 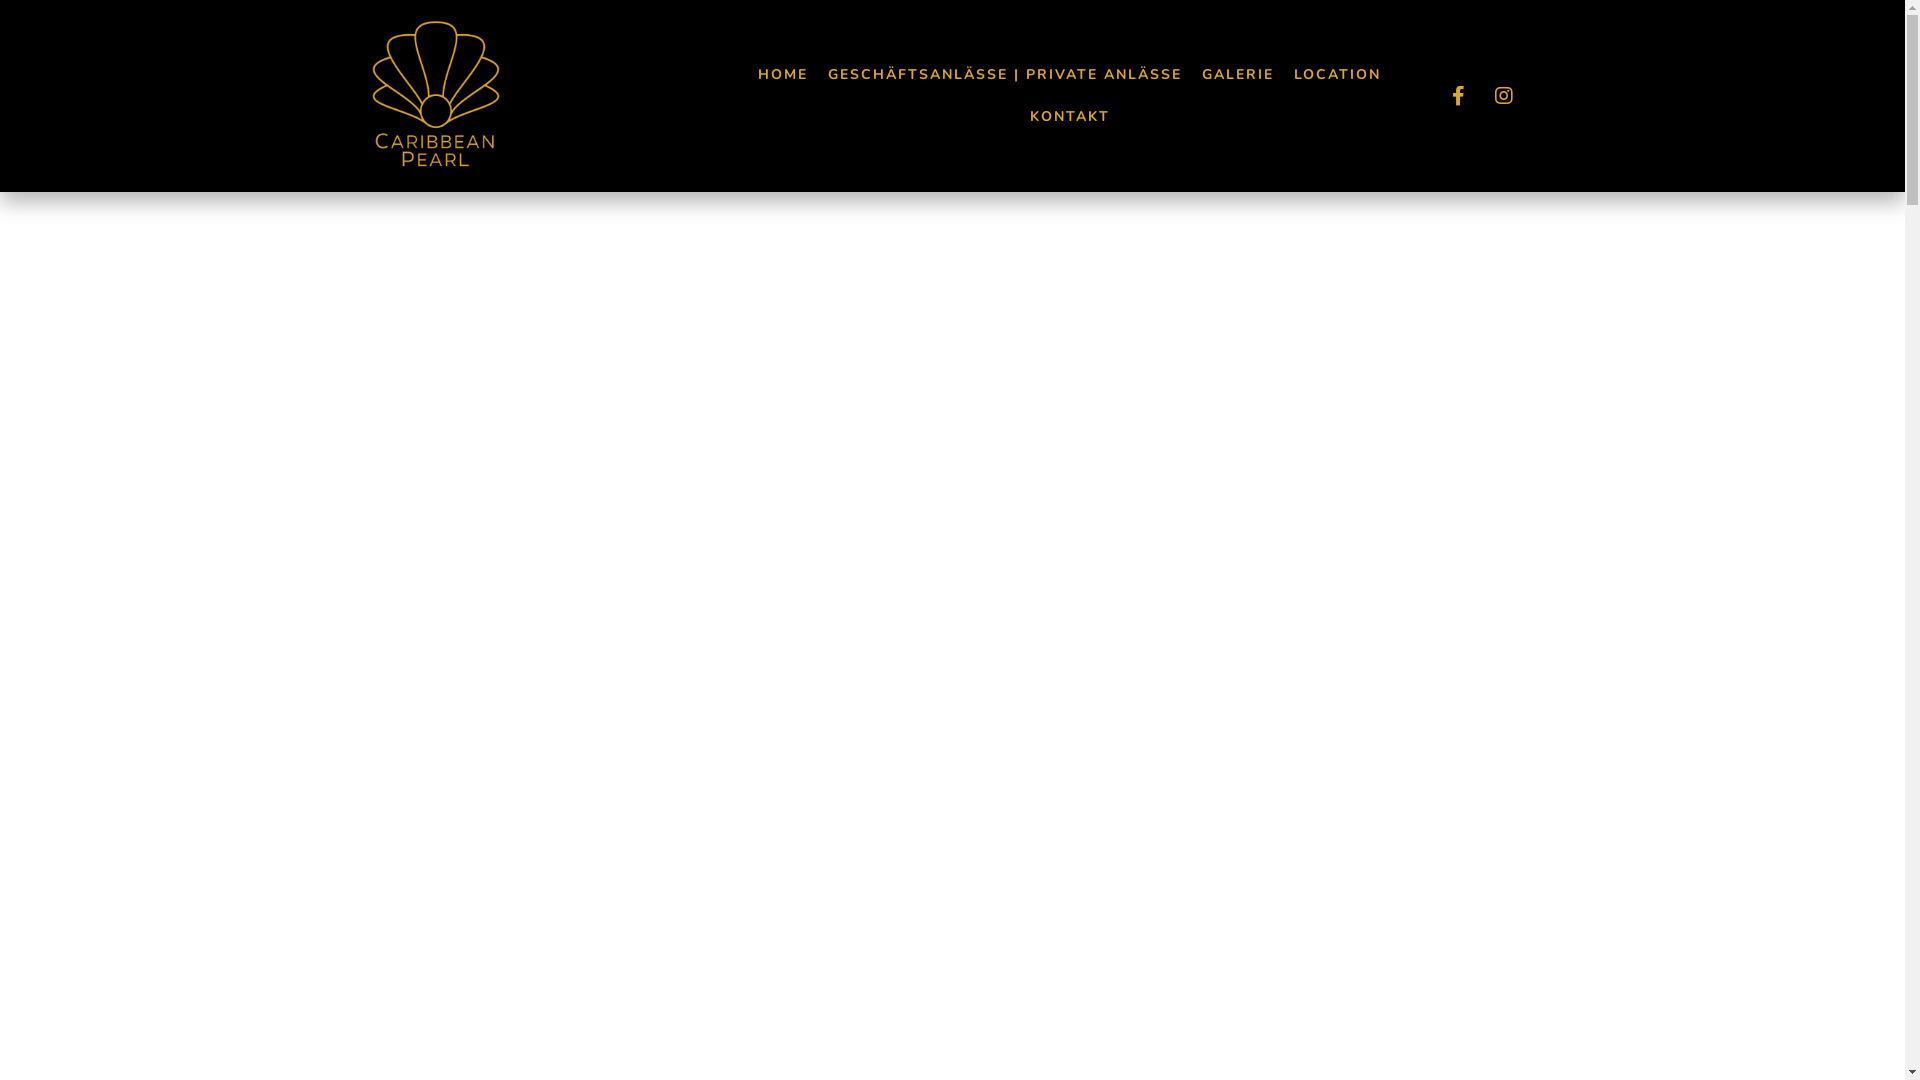 What do you see at coordinates (1191, 73) in the screenshot?
I see `'GALERIE'` at bounding box center [1191, 73].